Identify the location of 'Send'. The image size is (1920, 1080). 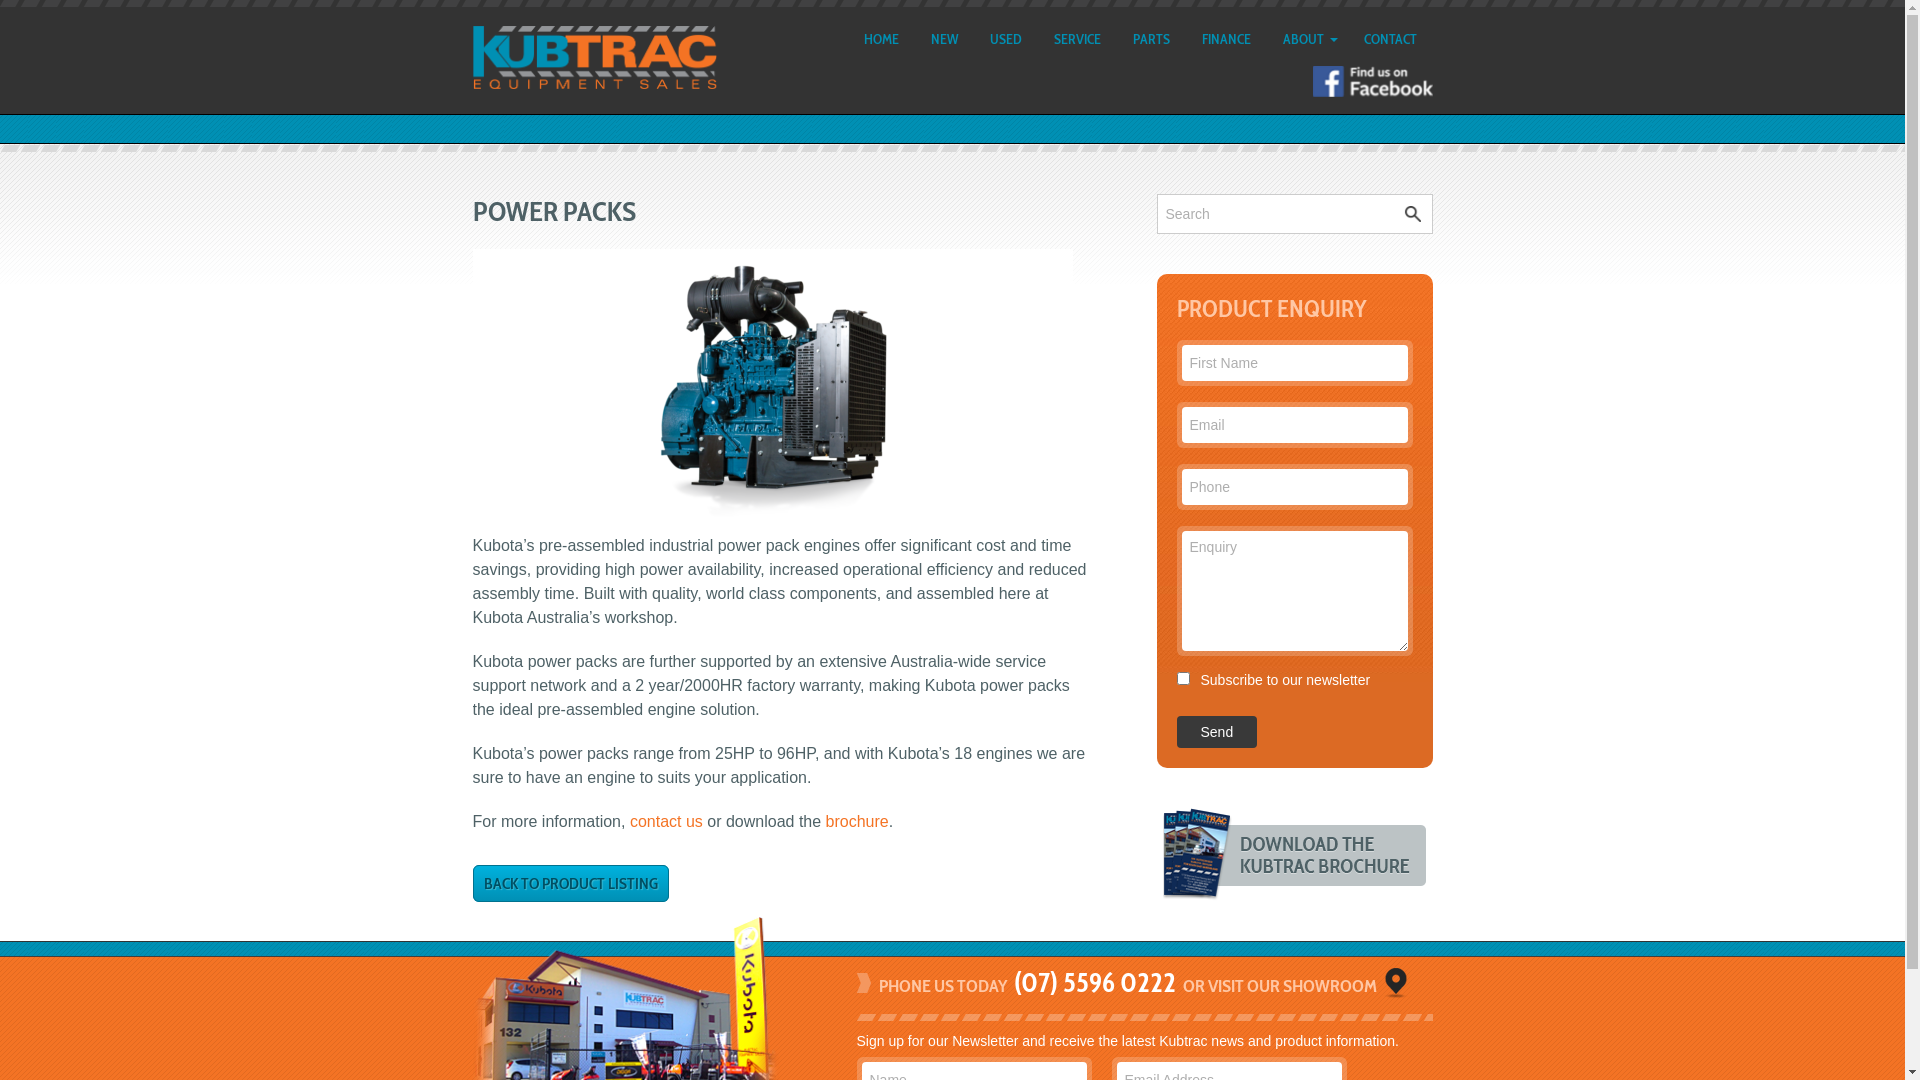
(1215, 732).